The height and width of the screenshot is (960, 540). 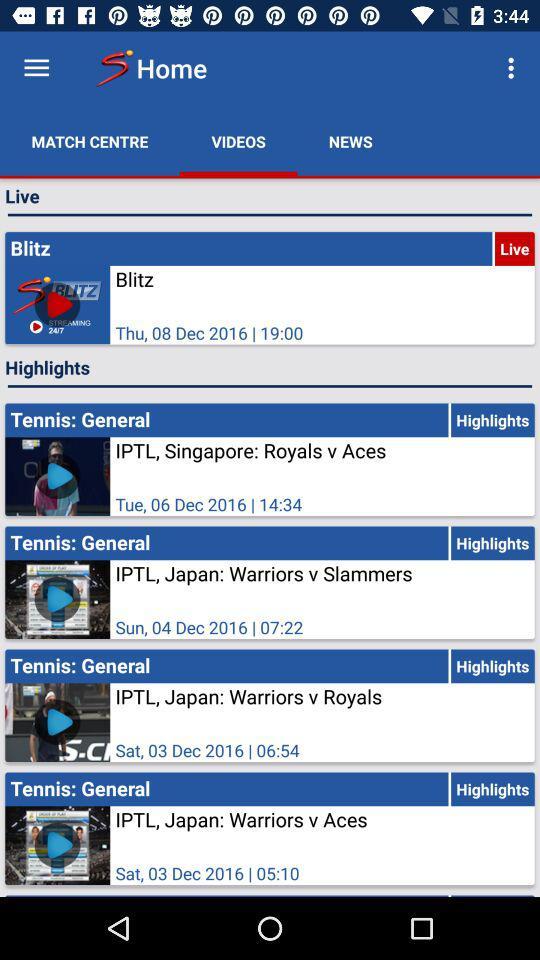 I want to click on menu, so click(x=36, y=68).